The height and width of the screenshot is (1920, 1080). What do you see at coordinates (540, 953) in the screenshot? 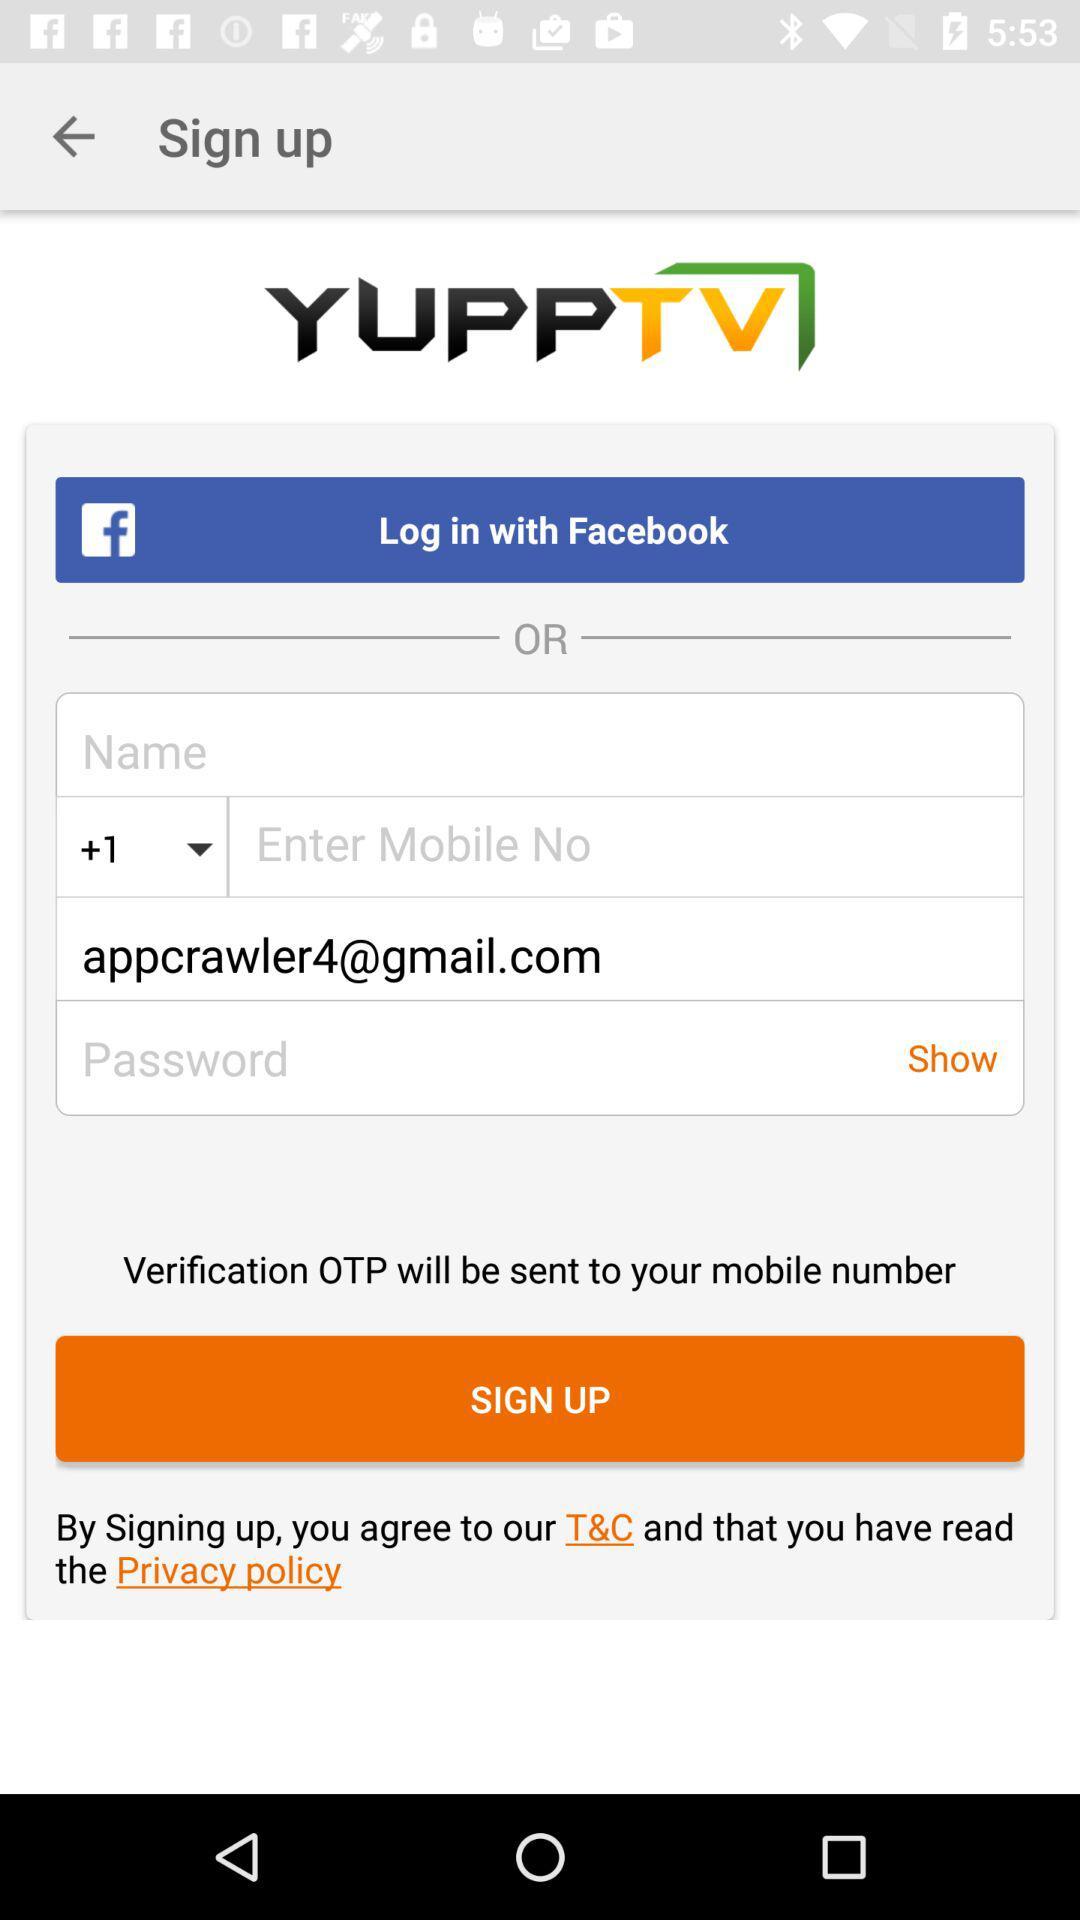
I see `item below the +1 icon` at bounding box center [540, 953].